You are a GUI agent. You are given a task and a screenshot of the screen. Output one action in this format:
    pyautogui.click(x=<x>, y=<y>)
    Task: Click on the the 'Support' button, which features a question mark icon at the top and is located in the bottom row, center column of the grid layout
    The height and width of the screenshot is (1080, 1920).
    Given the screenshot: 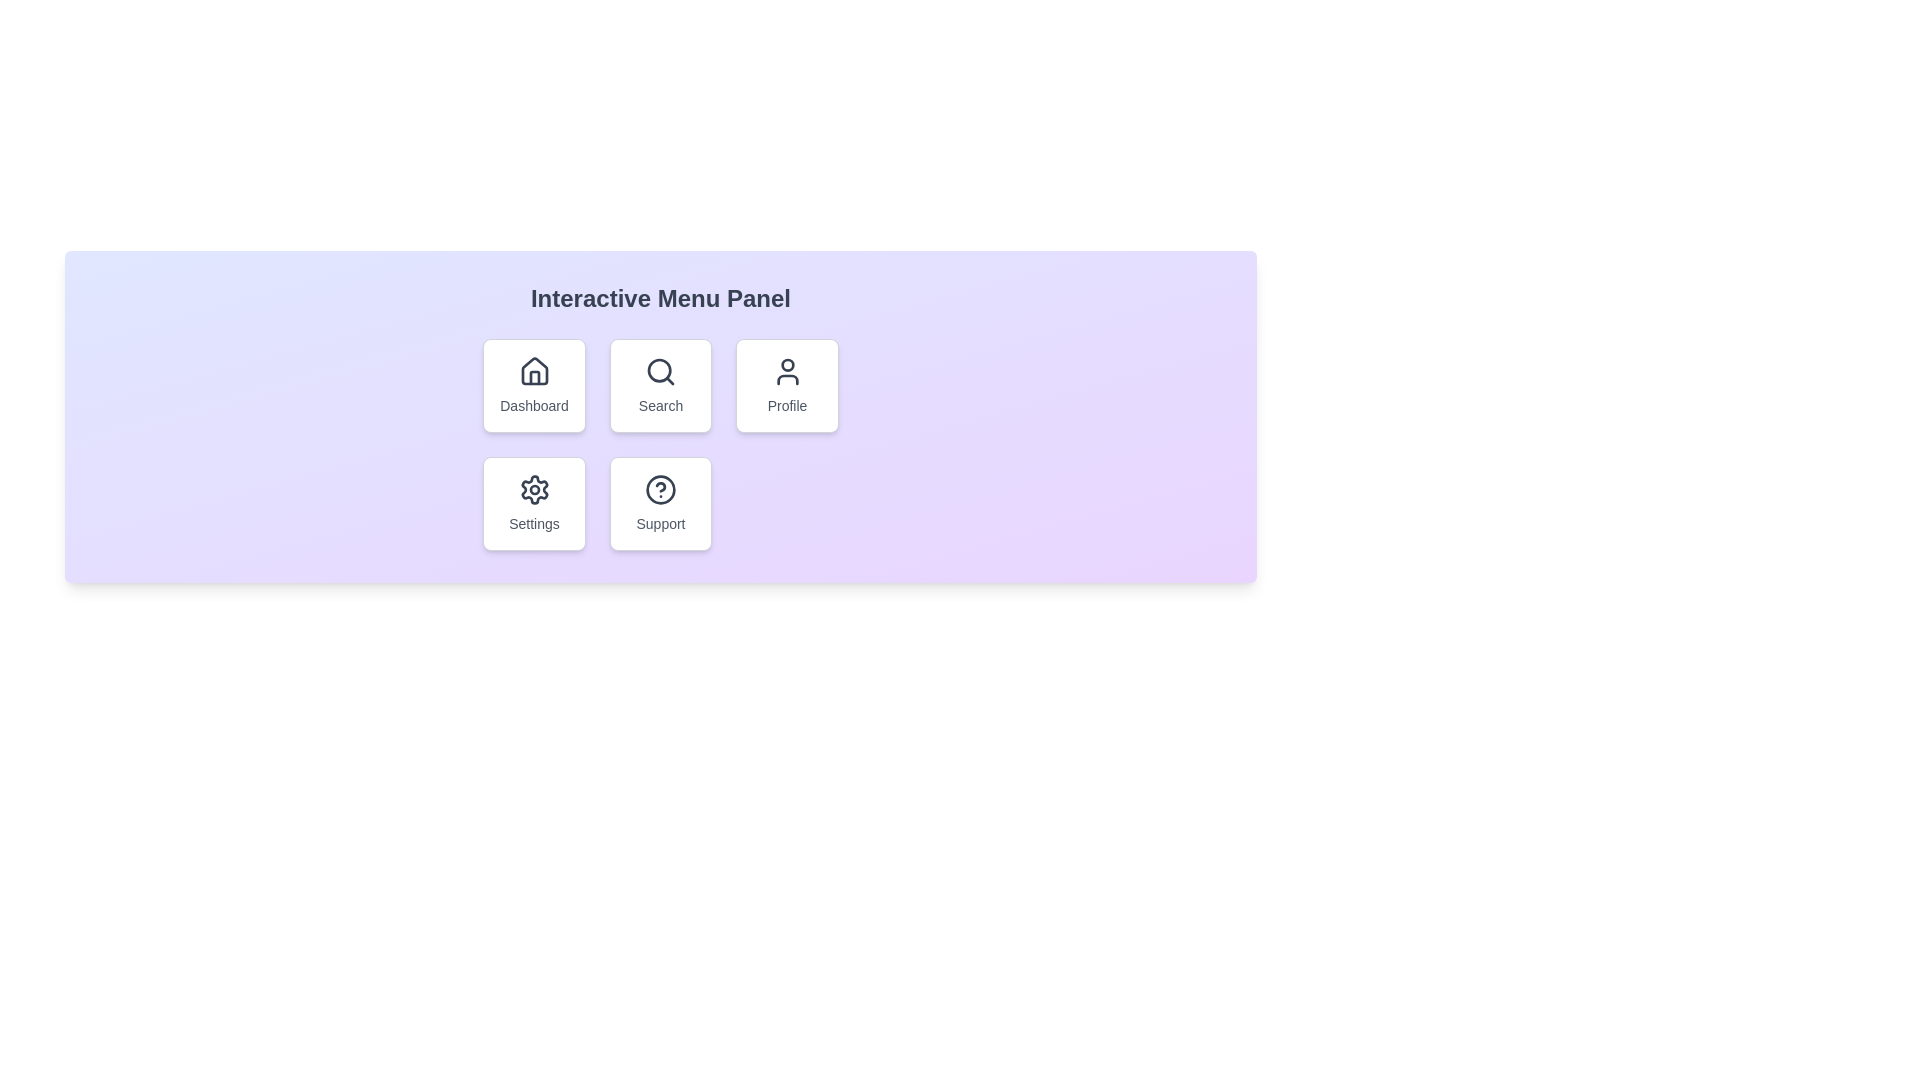 What is the action you would take?
    pyautogui.click(x=661, y=503)
    